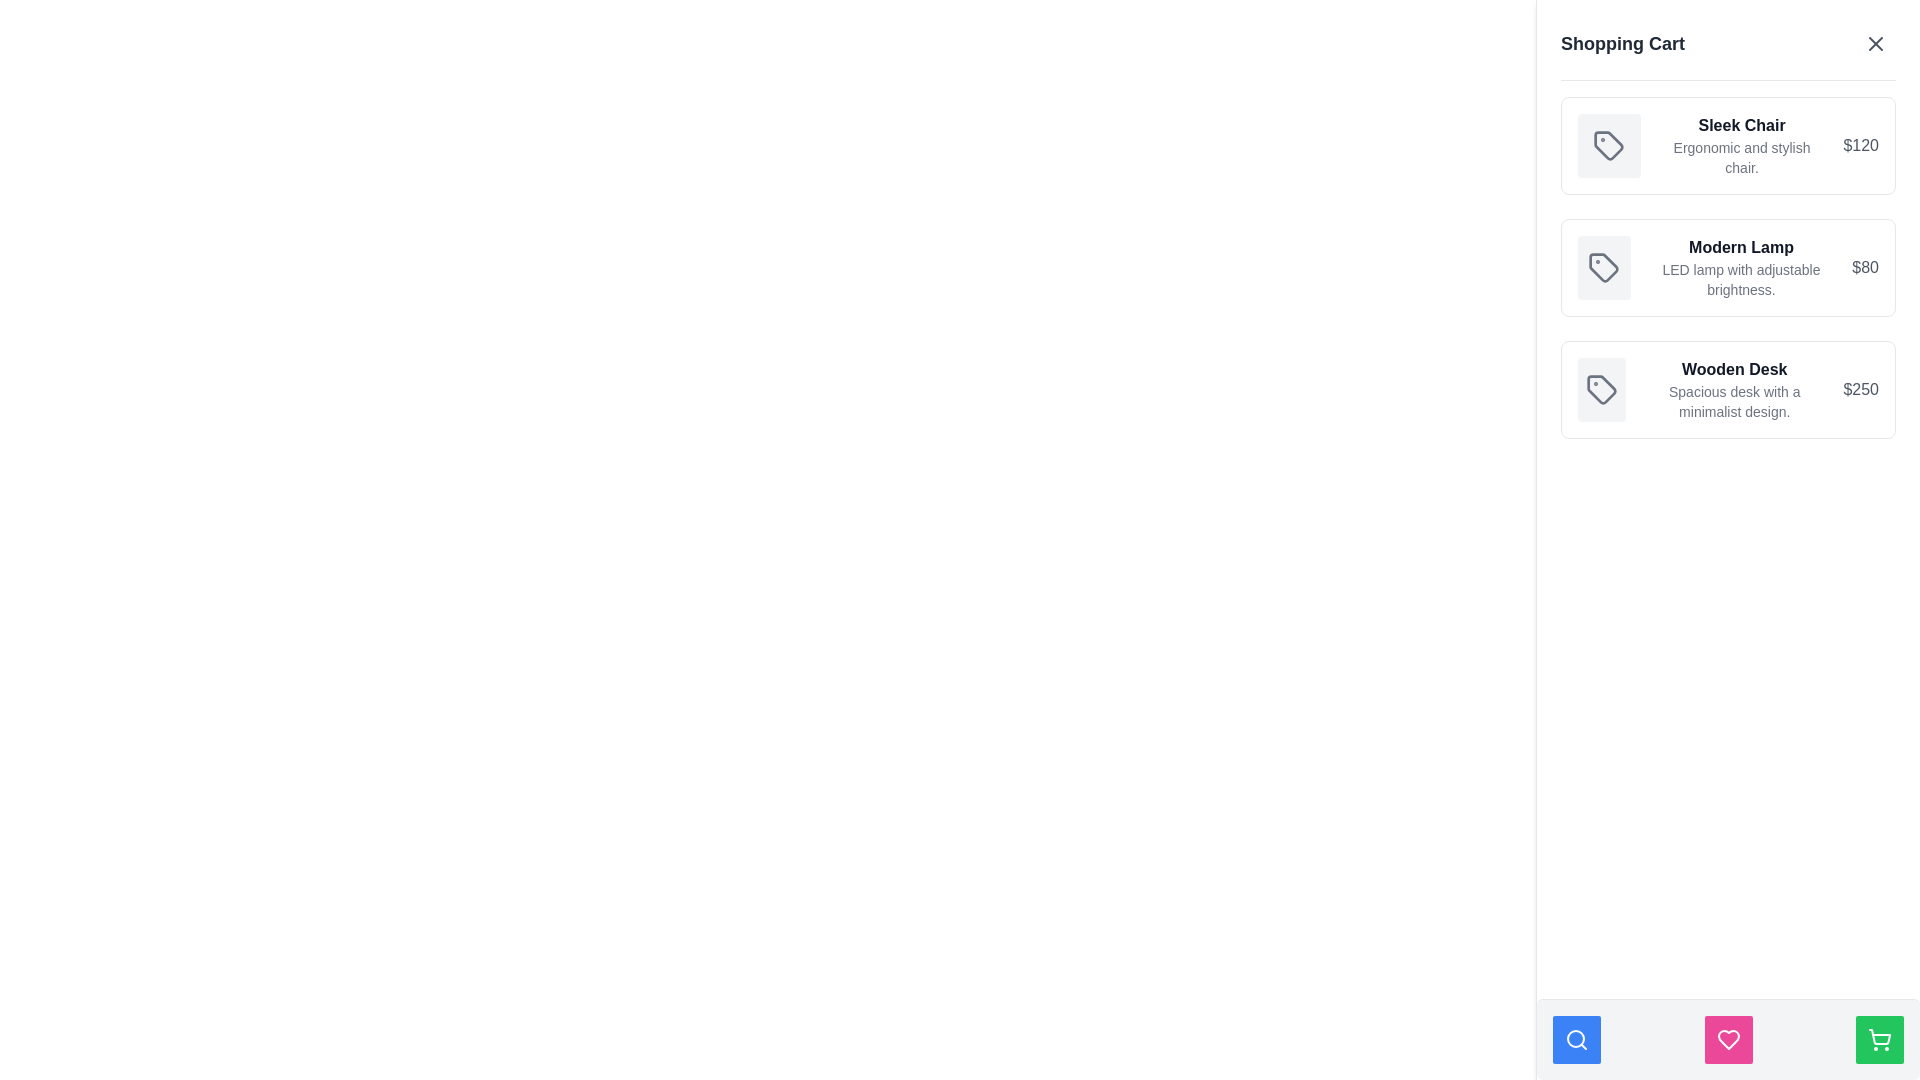  I want to click on details of the product displayed in the second list item of the 'Shopping Cart', which shows information about the 'Modern Lamp', so click(1727, 266).